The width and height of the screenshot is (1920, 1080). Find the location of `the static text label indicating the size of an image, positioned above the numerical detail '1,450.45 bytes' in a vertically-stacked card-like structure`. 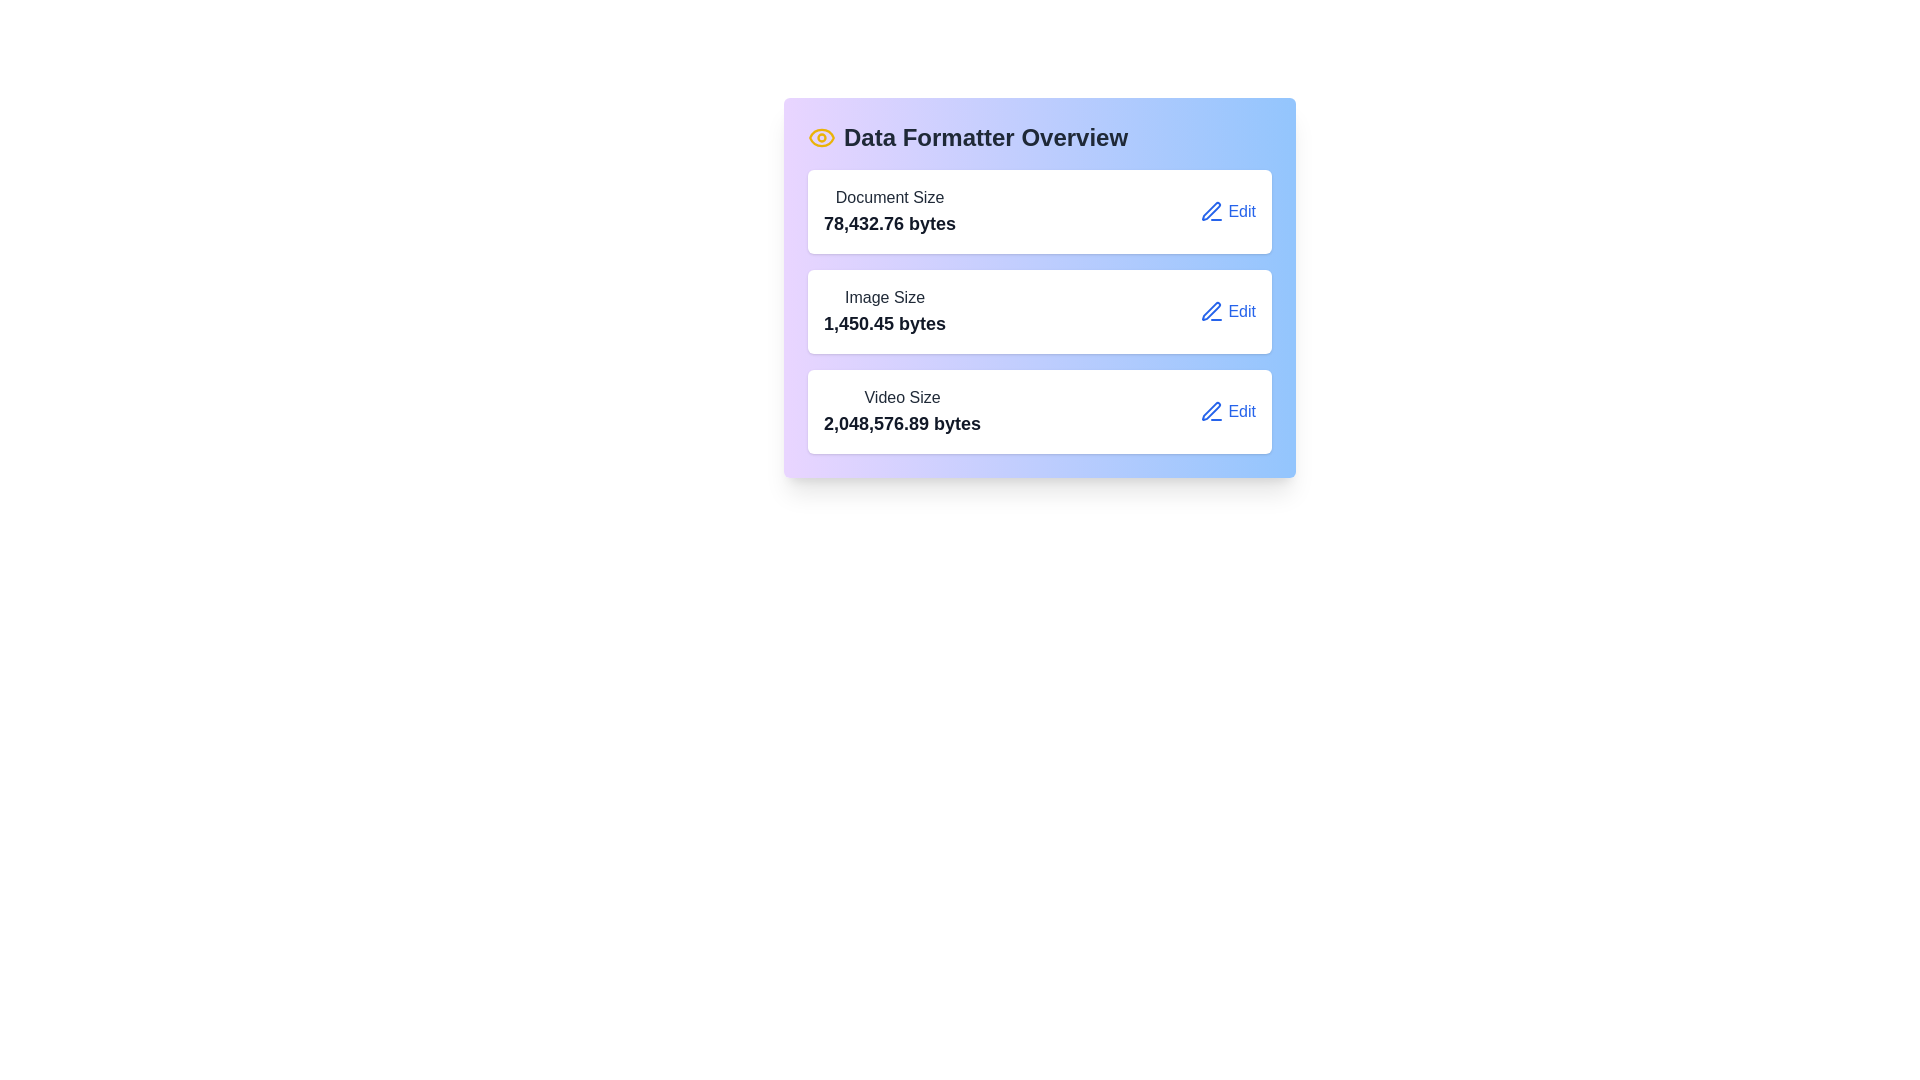

the static text label indicating the size of an image, positioned above the numerical detail '1,450.45 bytes' in a vertically-stacked card-like structure is located at coordinates (884, 297).